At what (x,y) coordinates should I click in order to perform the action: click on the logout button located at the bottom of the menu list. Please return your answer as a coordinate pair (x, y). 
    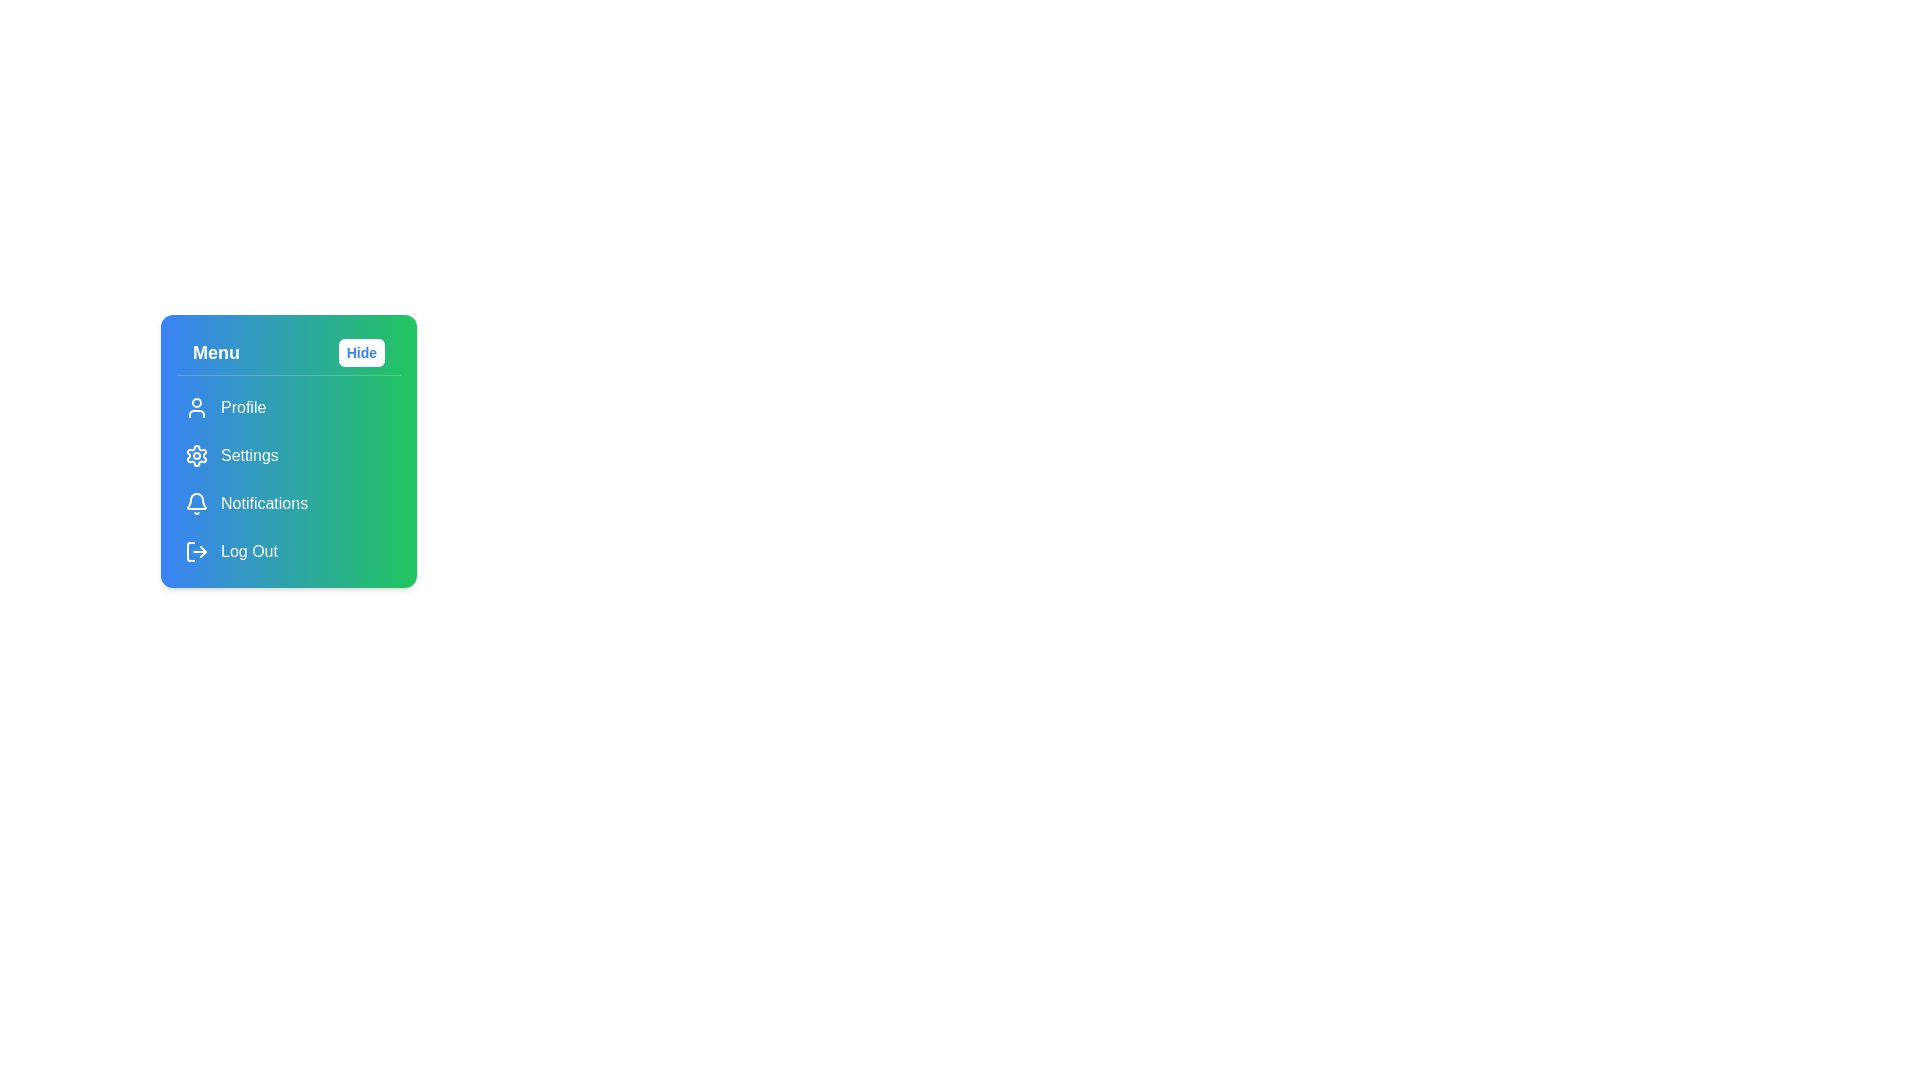
    Looking at the image, I should click on (287, 551).